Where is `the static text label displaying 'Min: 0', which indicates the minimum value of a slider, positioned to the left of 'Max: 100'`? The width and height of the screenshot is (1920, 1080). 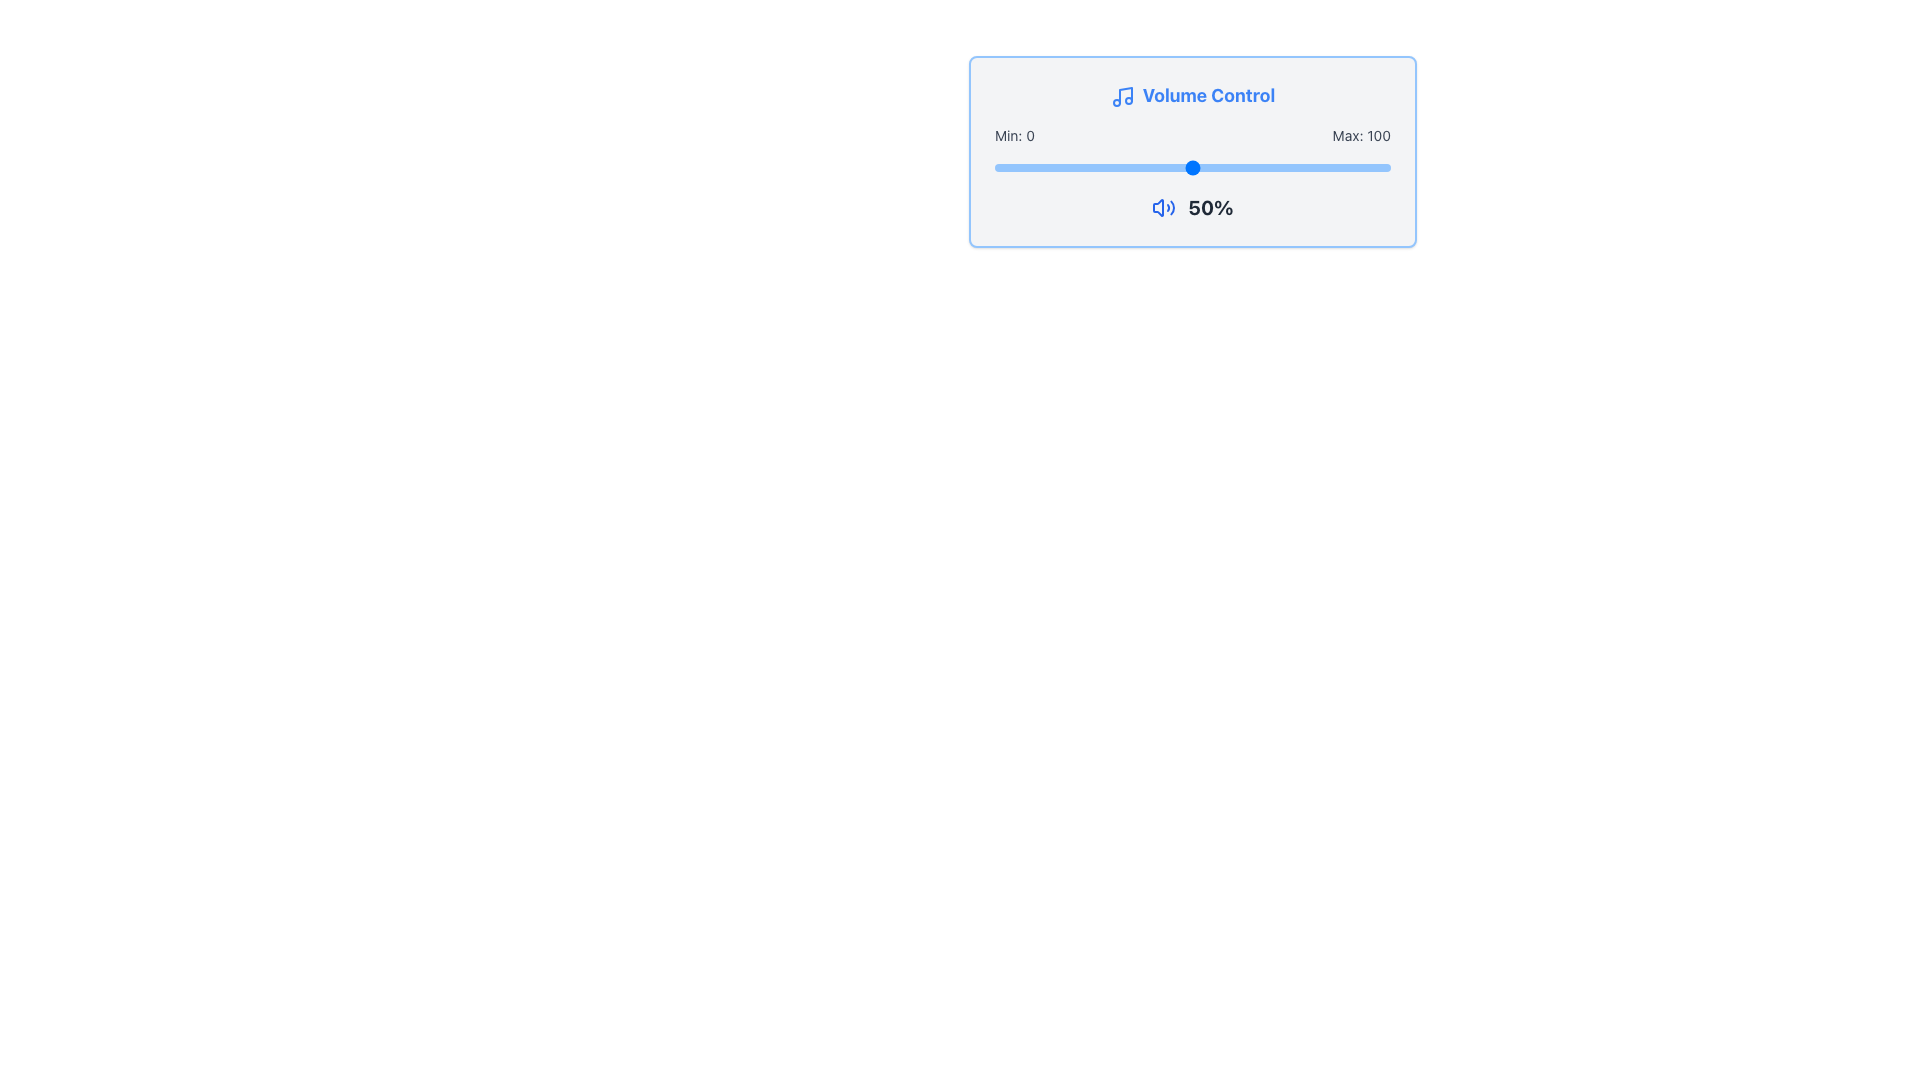
the static text label displaying 'Min: 0', which indicates the minimum value of a slider, positioned to the left of 'Max: 100' is located at coordinates (1014, 135).